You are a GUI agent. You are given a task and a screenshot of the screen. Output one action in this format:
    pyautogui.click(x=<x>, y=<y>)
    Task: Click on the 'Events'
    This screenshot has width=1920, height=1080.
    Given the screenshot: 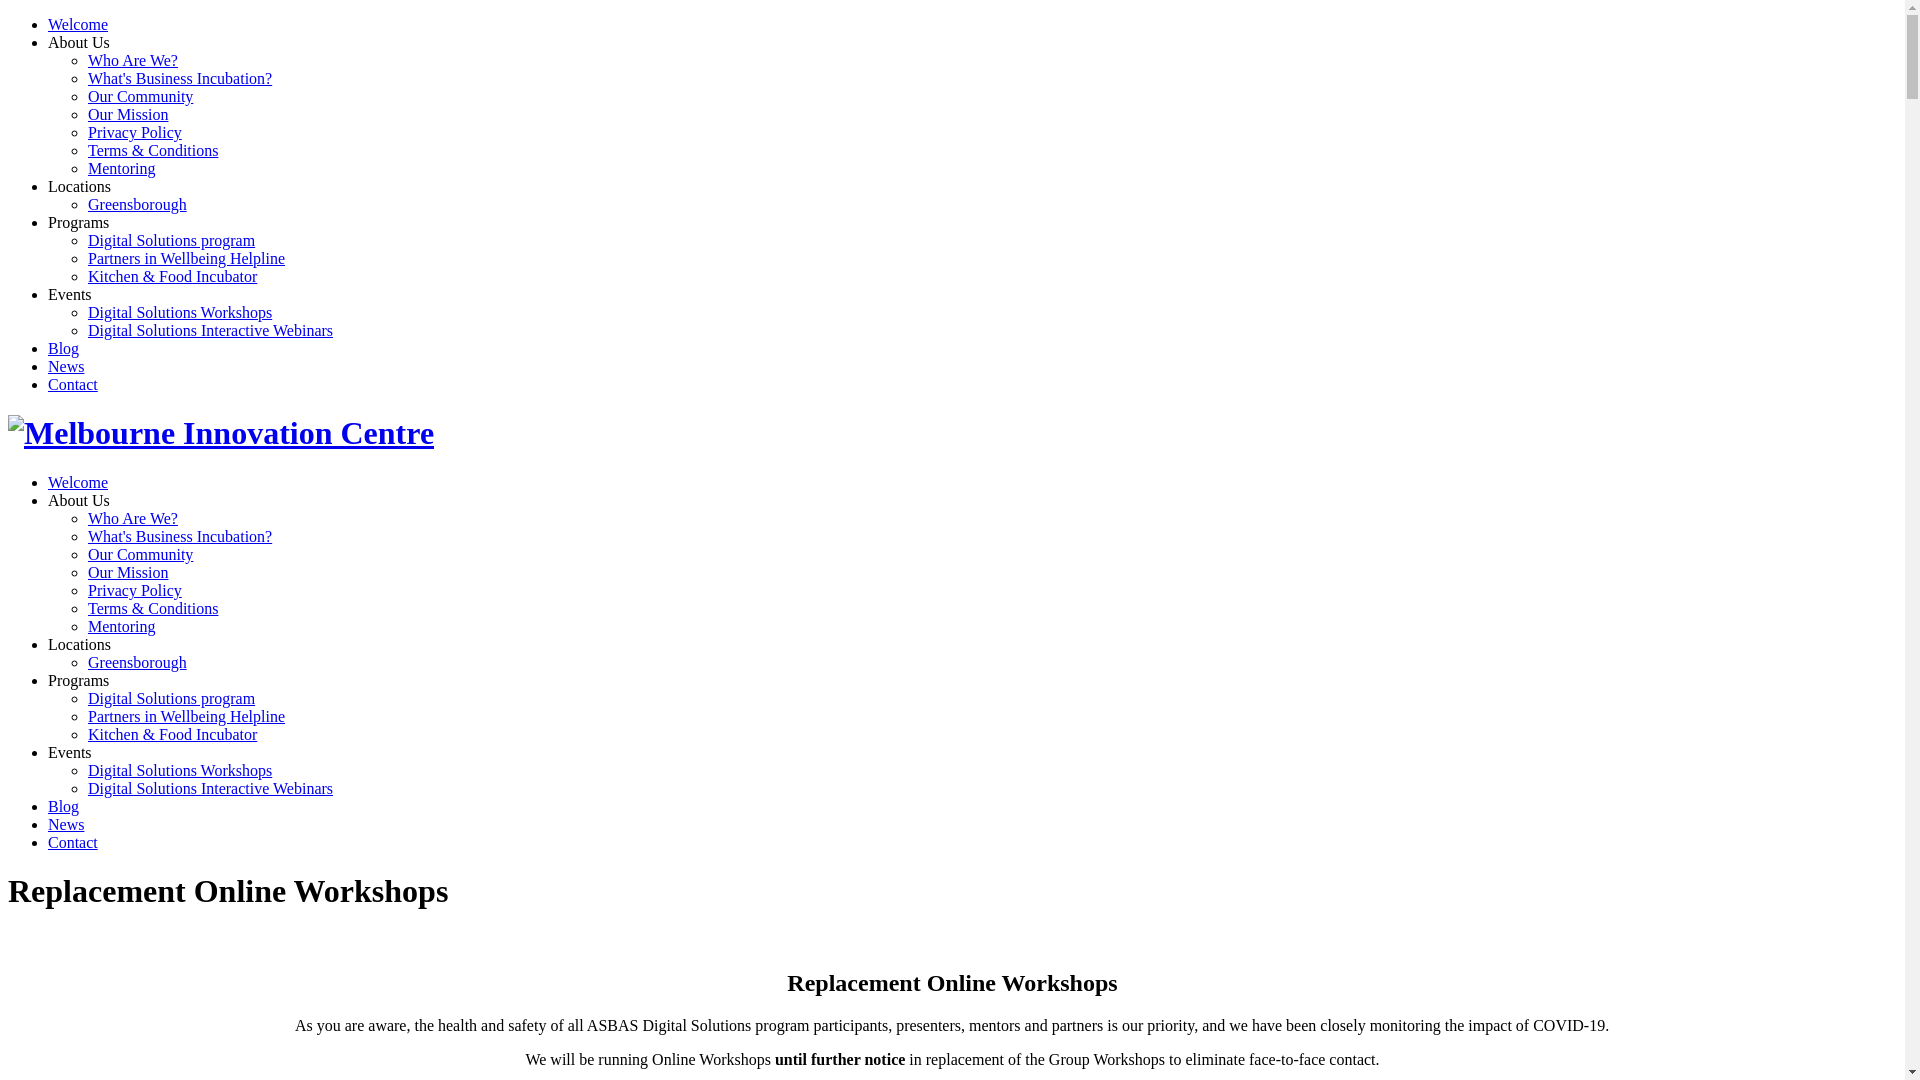 What is the action you would take?
    pyautogui.click(x=70, y=294)
    